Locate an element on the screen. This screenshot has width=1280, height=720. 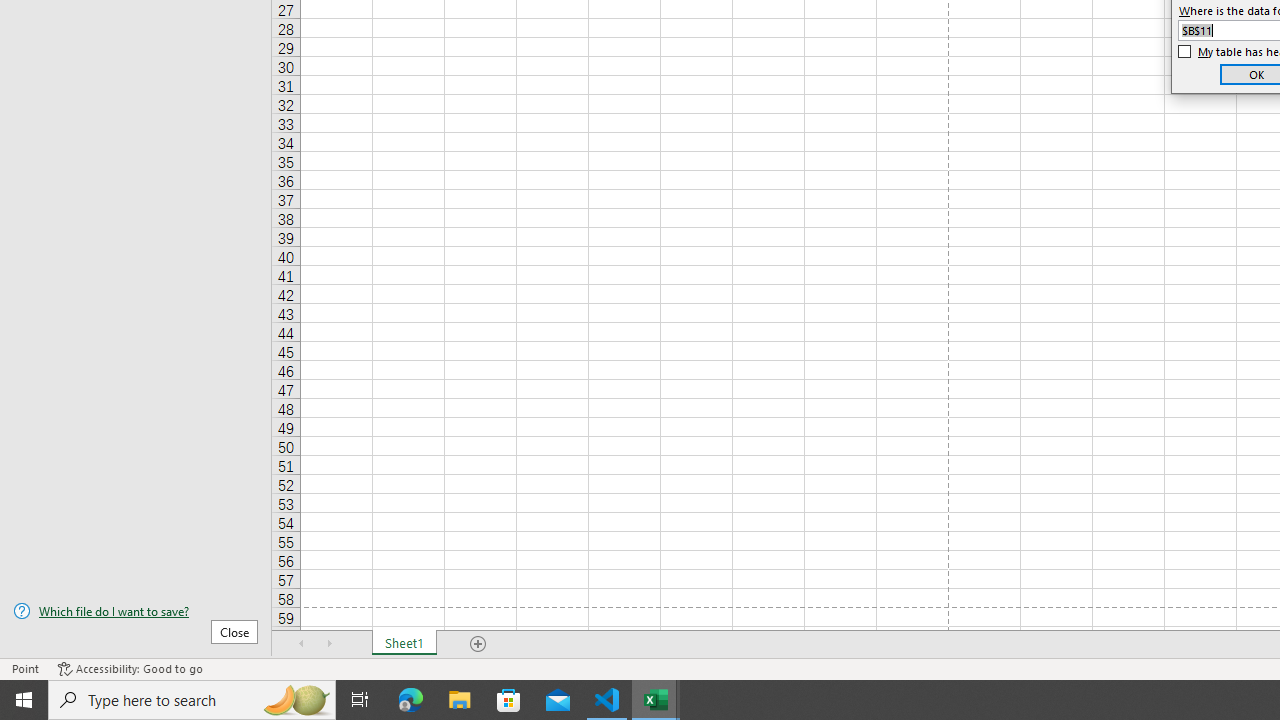
'Visual Studio Code - 1 running window' is located at coordinates (606, 698).